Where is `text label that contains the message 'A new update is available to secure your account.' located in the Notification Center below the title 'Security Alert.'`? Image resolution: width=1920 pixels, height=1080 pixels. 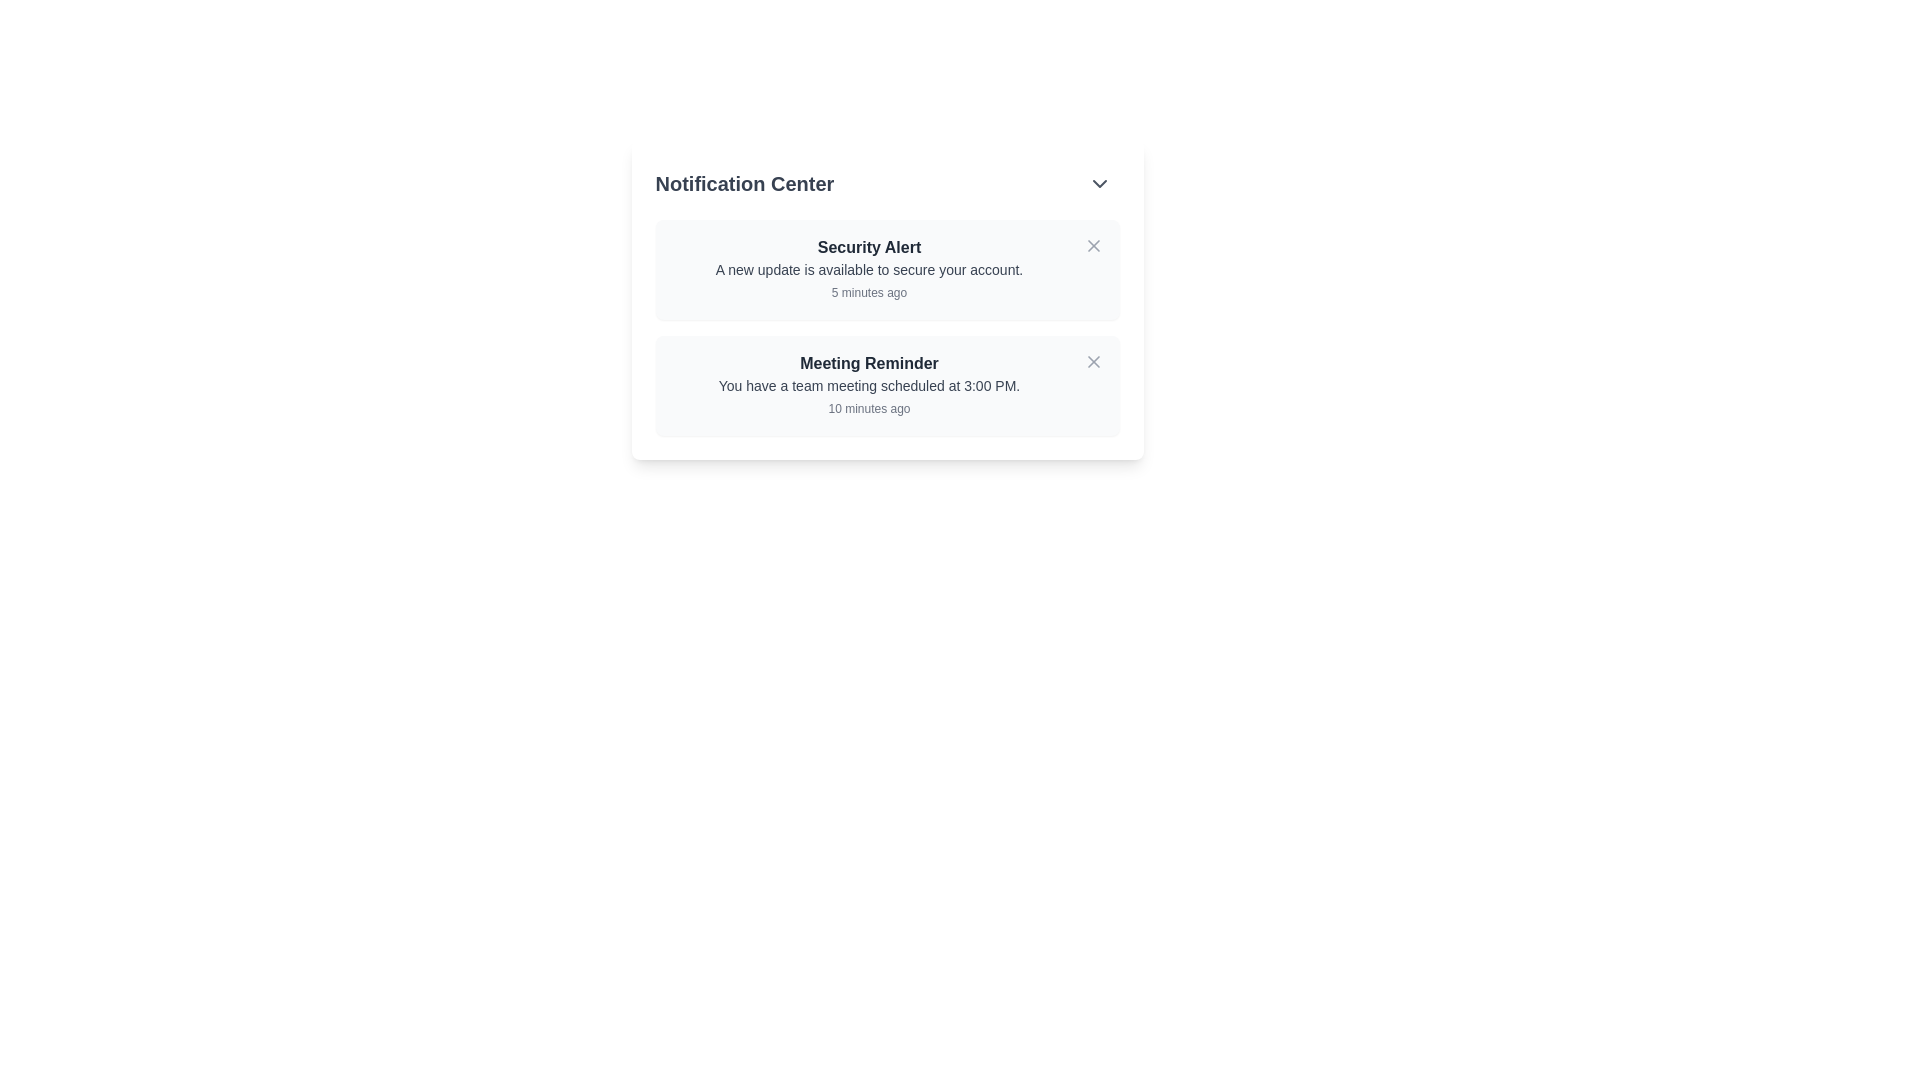 text label that contains the message 'A new update is available to secure your account.' located in the Notification Center below the title 'Security Alert.' is located at coordinates (869, 270).